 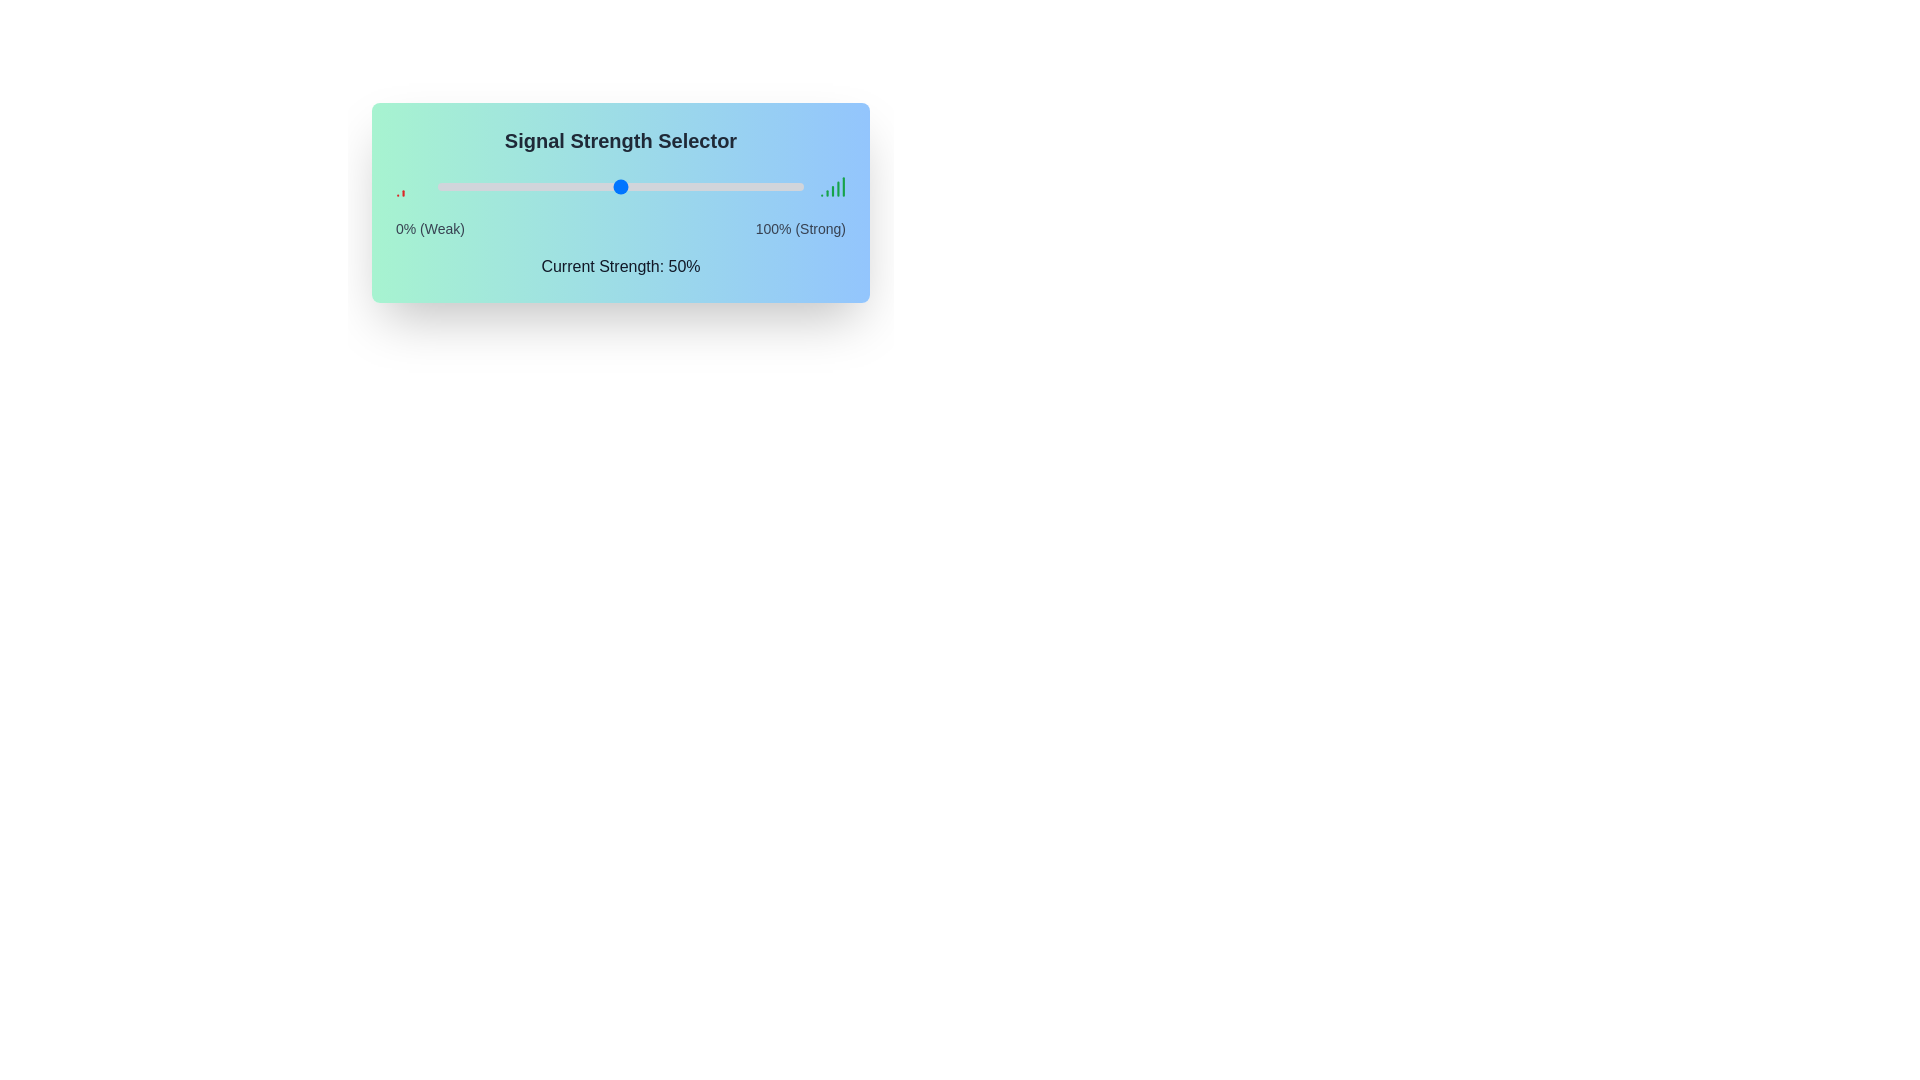 I want to click on the signal strength slider to 7%, so click(x=462, y=186).